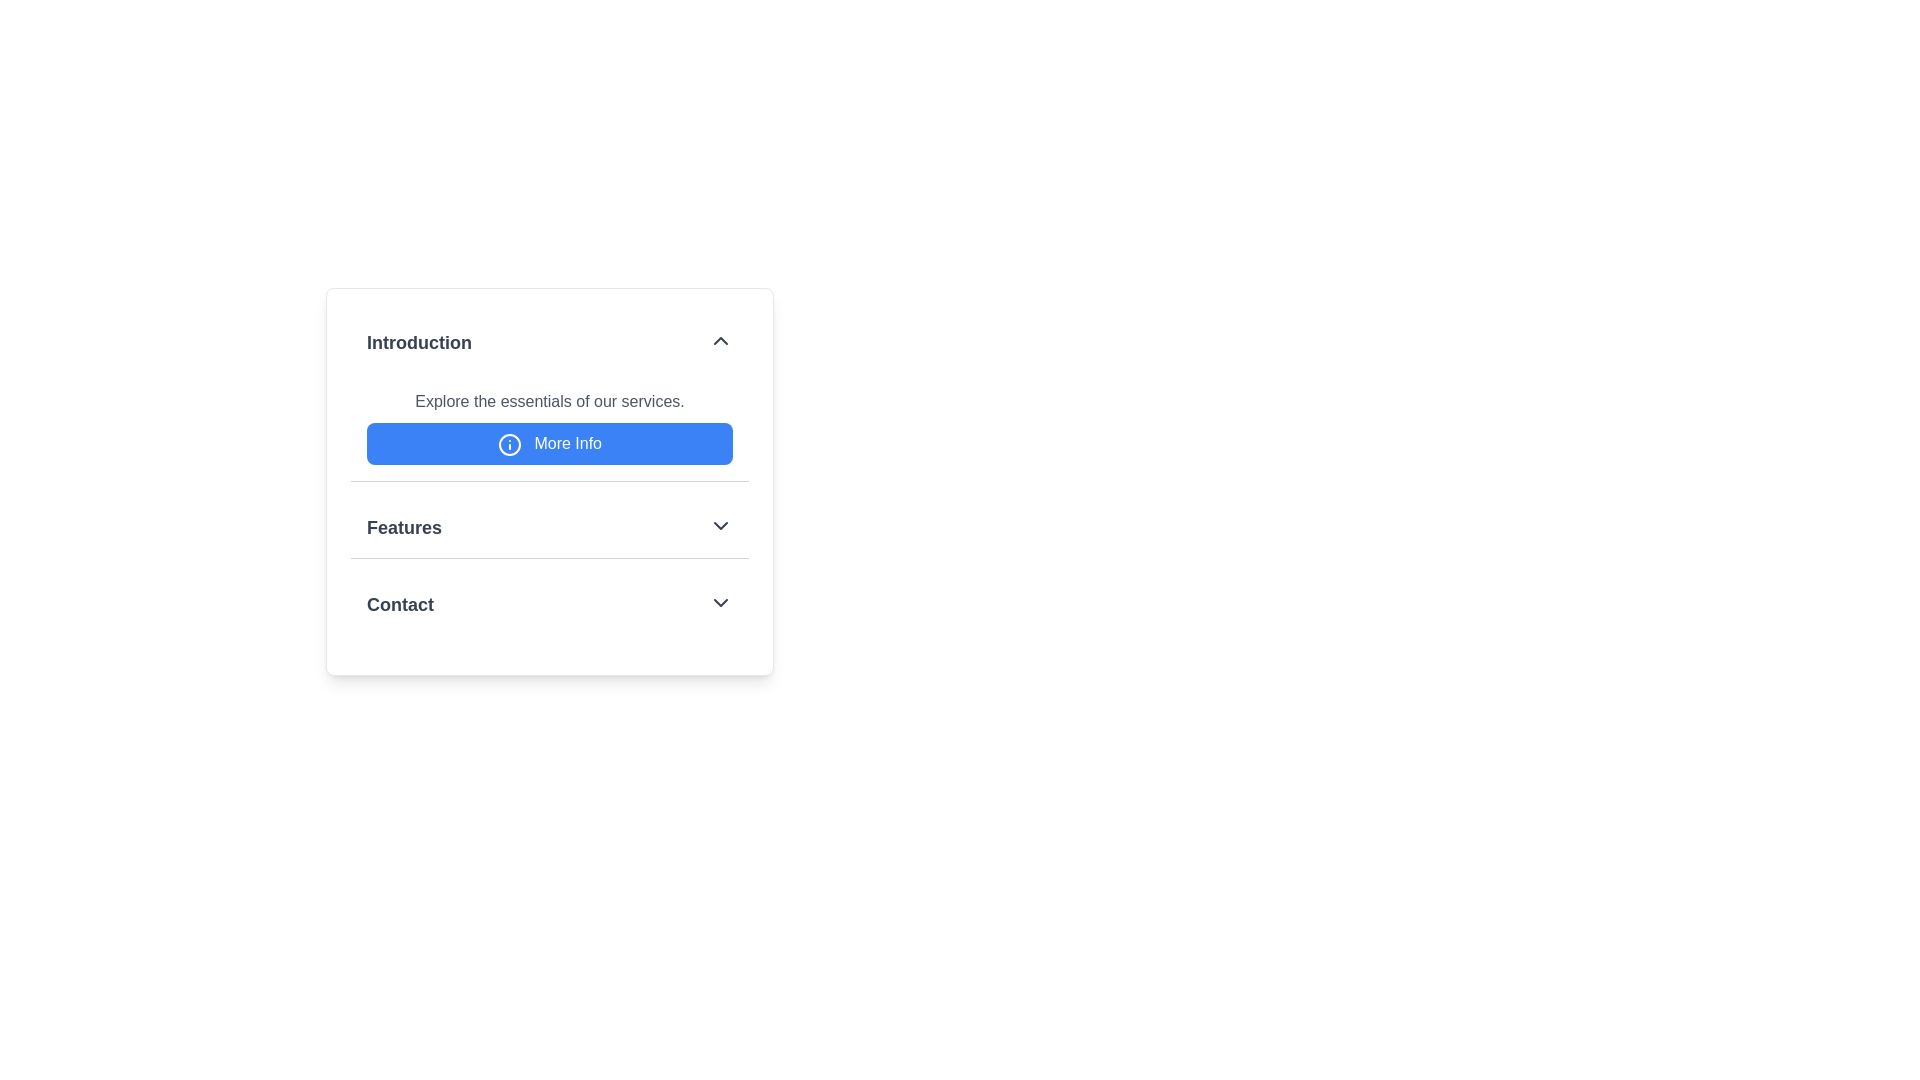 The image size is (1920, 1080). I want to click on the visual indicator icon located, so click(509, 443).